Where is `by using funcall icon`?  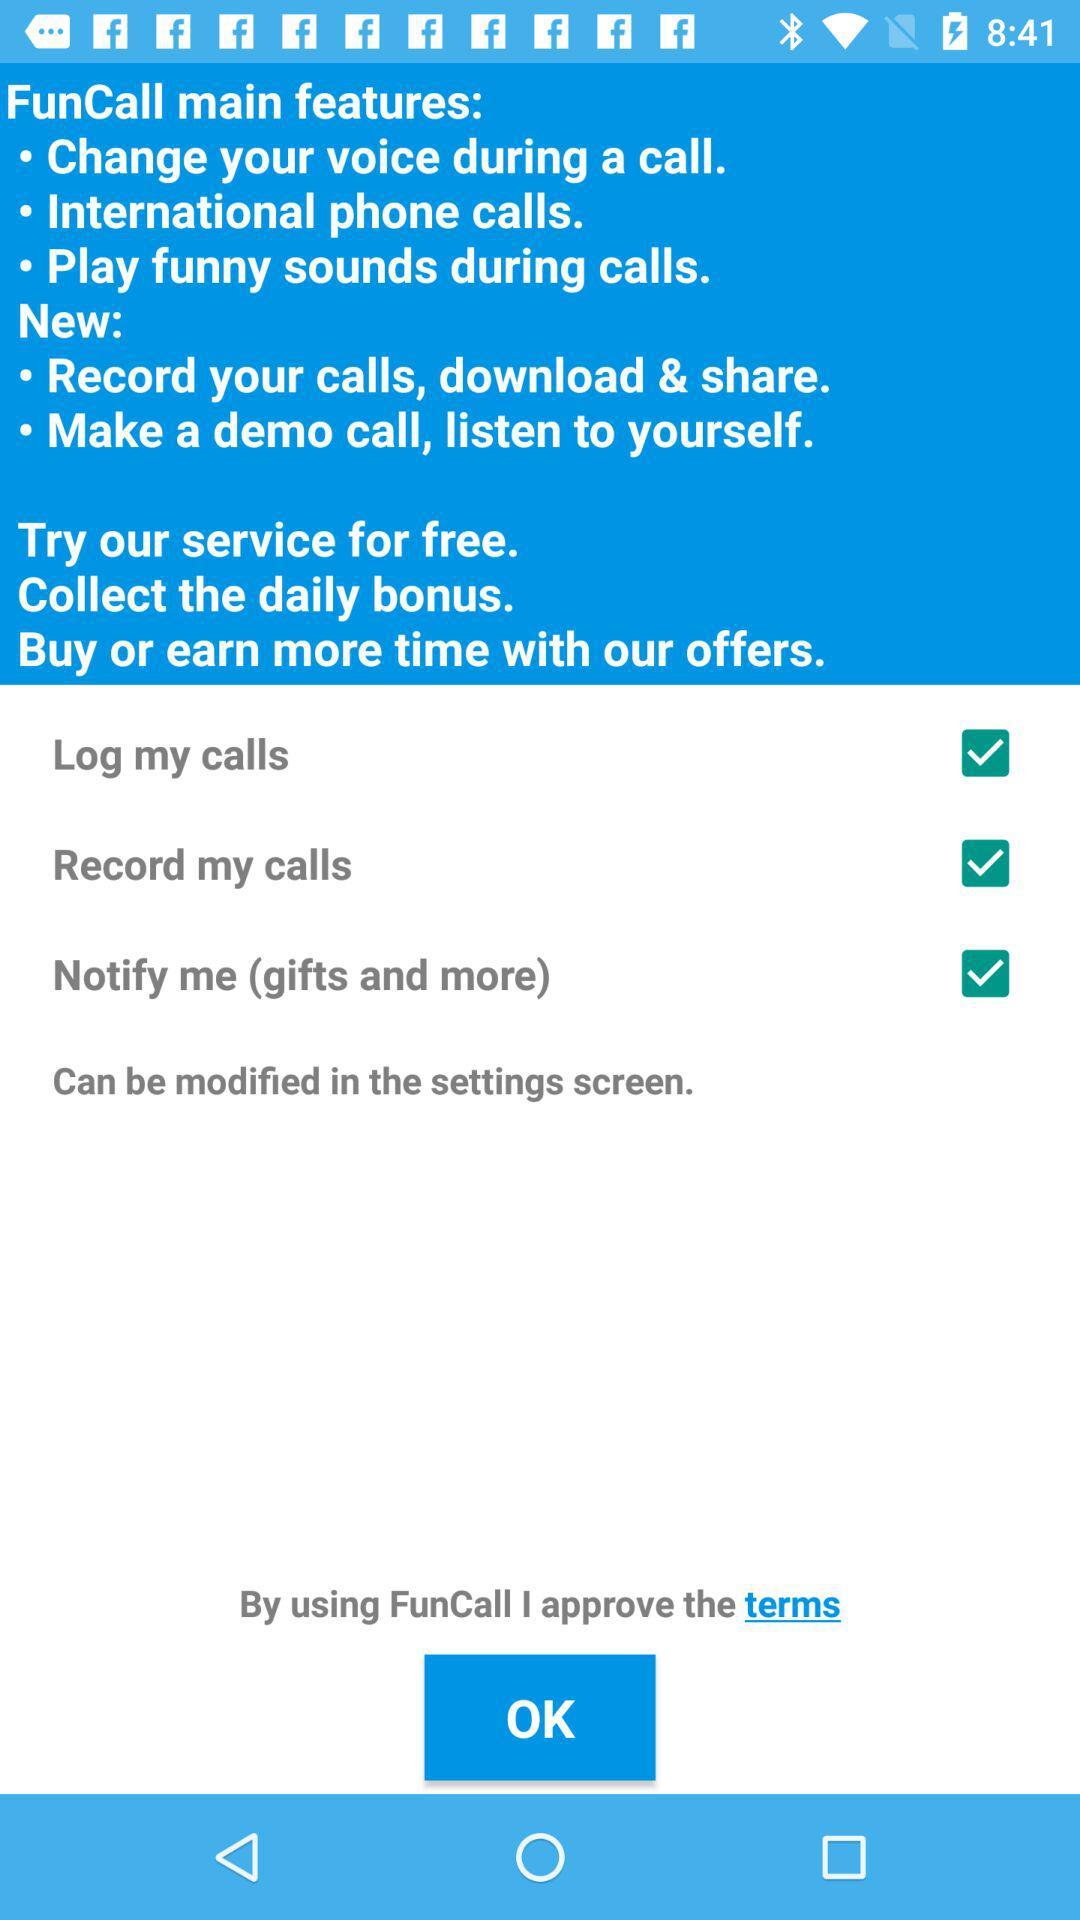 by using funcall icon is located at coordinates (540, 1602).